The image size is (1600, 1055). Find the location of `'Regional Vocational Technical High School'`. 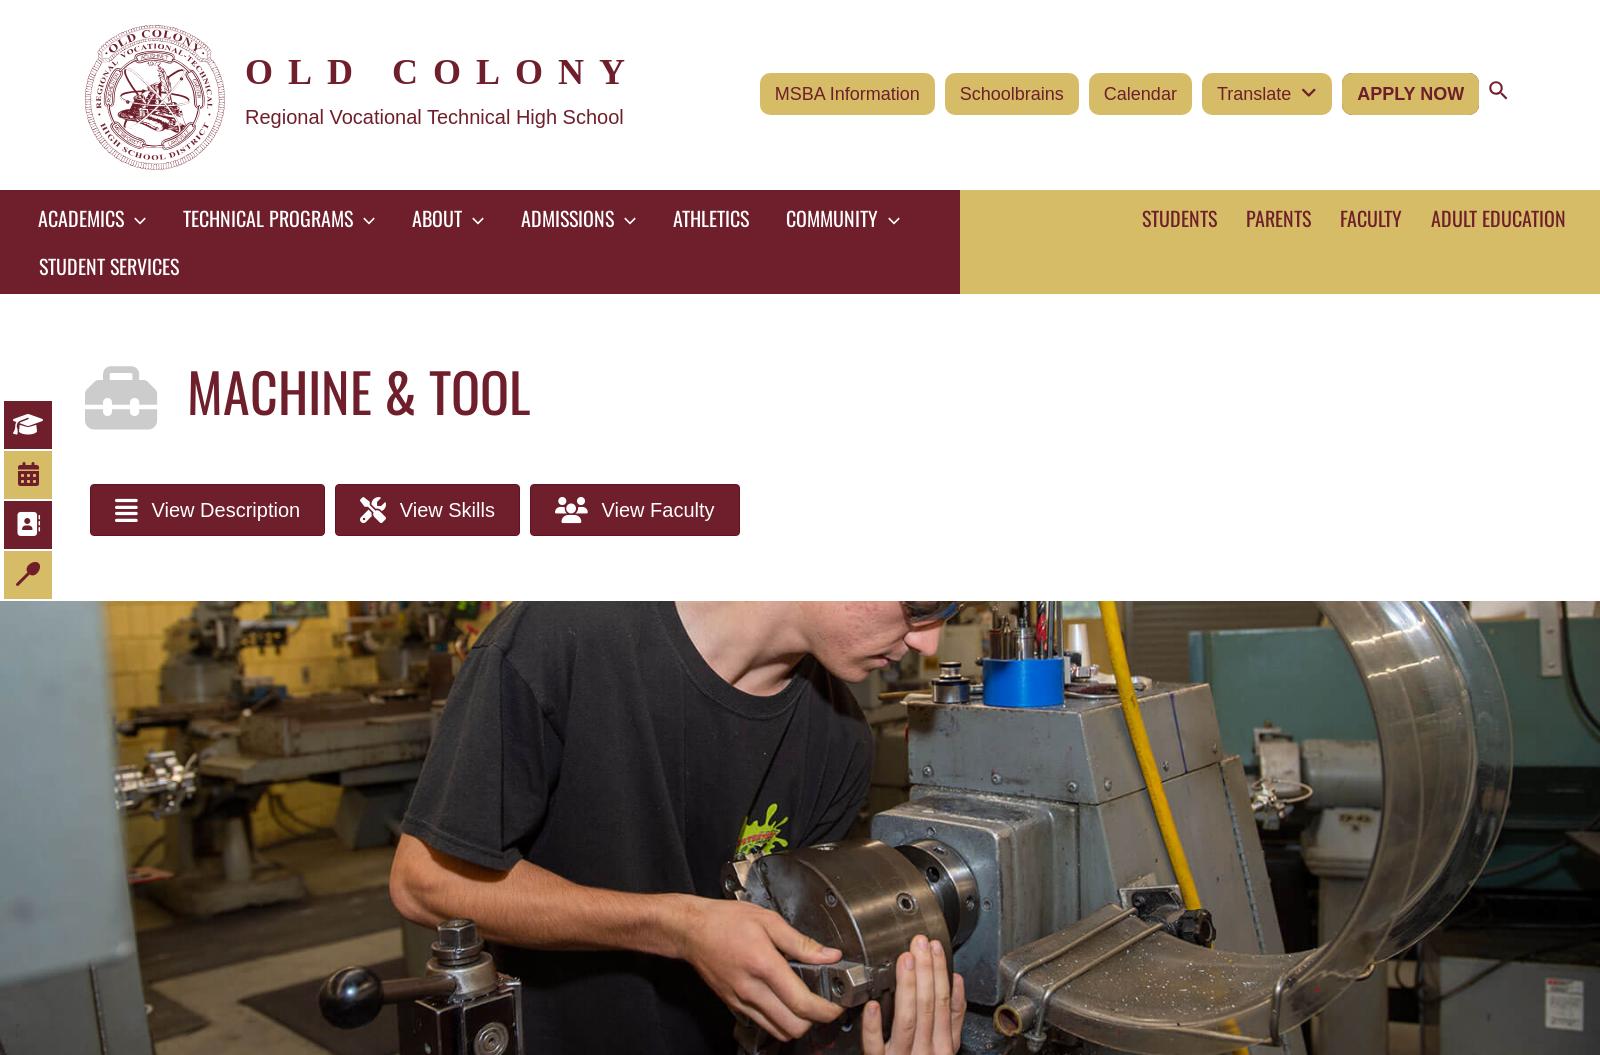

'Regional Vocational Technical High School' is located at coordinates (432, 115).